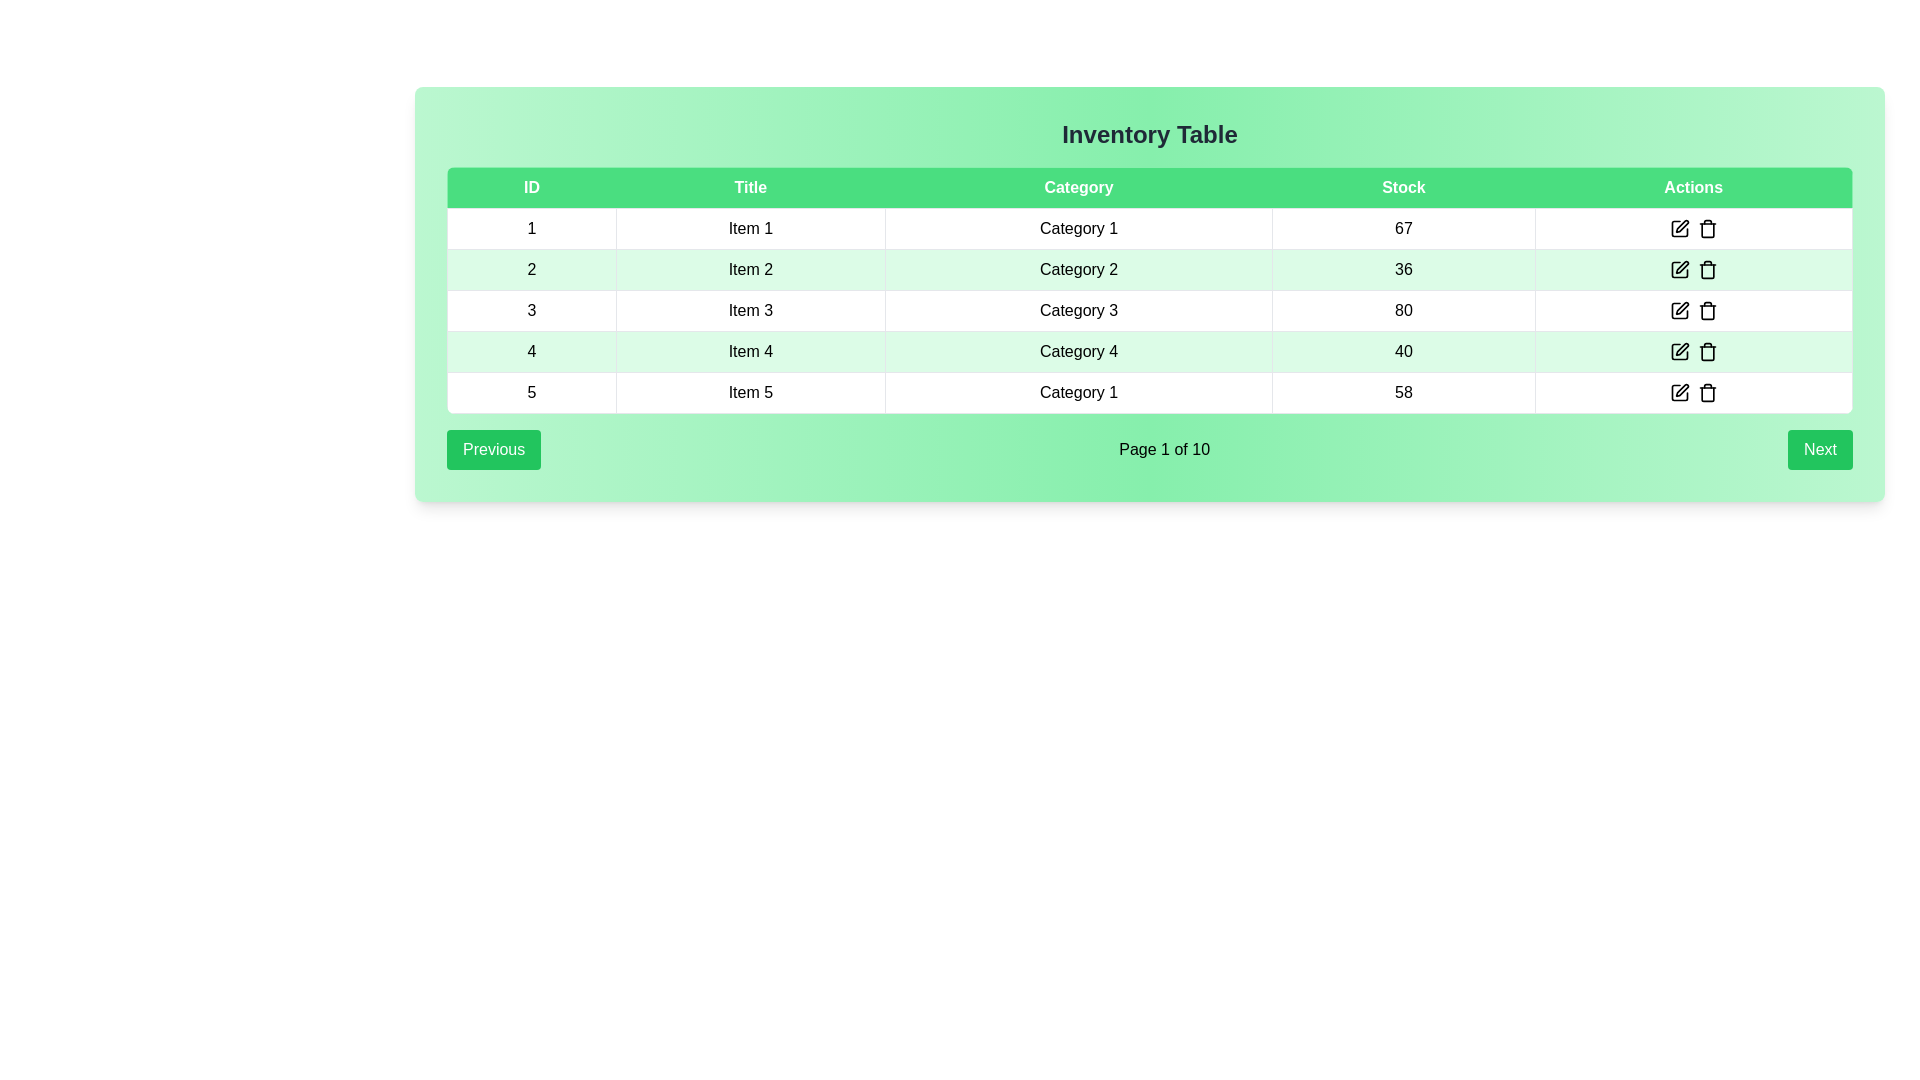 Image resolution: width=1920 pixels, height=1080 pixels. Describe the element at coordinates (531, 350) in the screenshot. I see `the Table Cell containing the number '4', which is located in the fourth row of the ID column in the table, styled with a light green background` at that location.